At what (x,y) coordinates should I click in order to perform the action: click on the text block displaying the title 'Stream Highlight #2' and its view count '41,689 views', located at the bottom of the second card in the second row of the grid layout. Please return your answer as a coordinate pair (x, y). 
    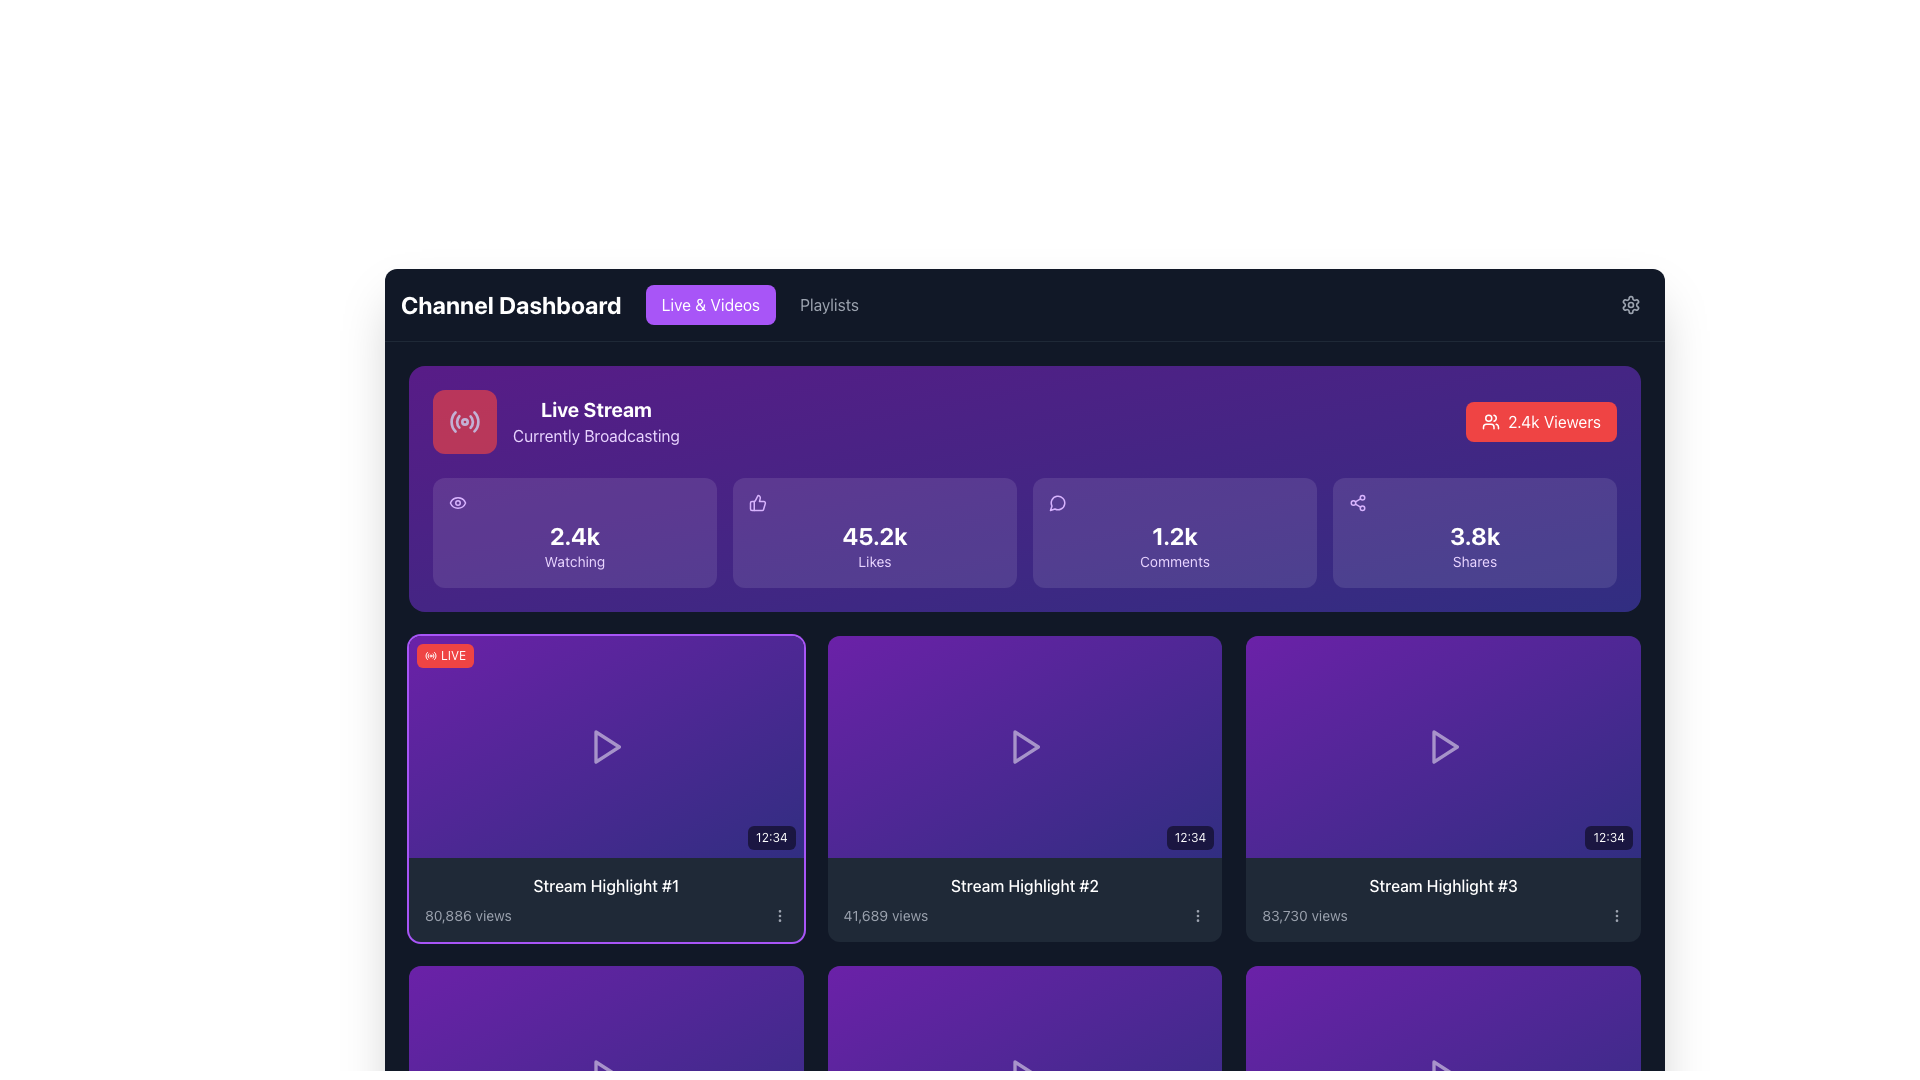
    Looking at the image, I should click on (1024, 898).